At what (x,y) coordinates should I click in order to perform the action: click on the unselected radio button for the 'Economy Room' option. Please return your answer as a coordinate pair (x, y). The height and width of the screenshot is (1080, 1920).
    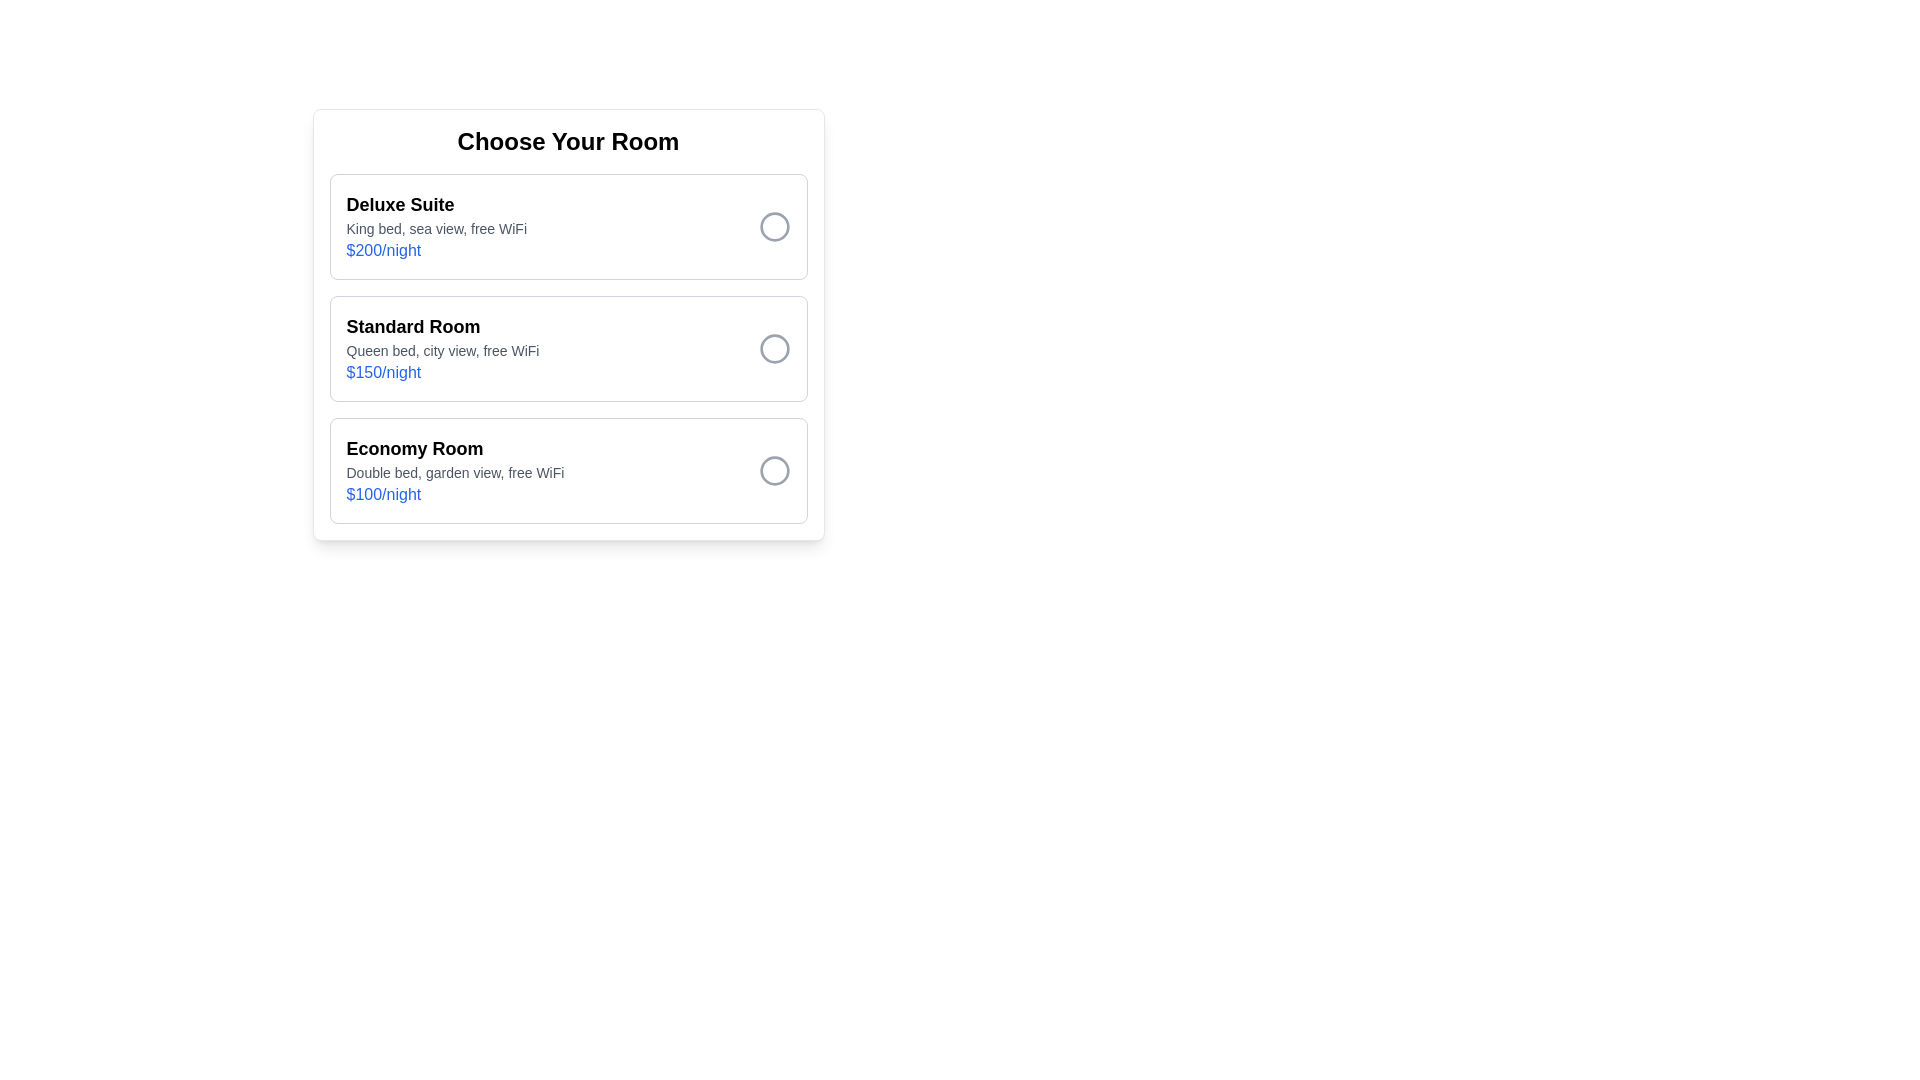
    Looking at the image, I should click on (773, 470).